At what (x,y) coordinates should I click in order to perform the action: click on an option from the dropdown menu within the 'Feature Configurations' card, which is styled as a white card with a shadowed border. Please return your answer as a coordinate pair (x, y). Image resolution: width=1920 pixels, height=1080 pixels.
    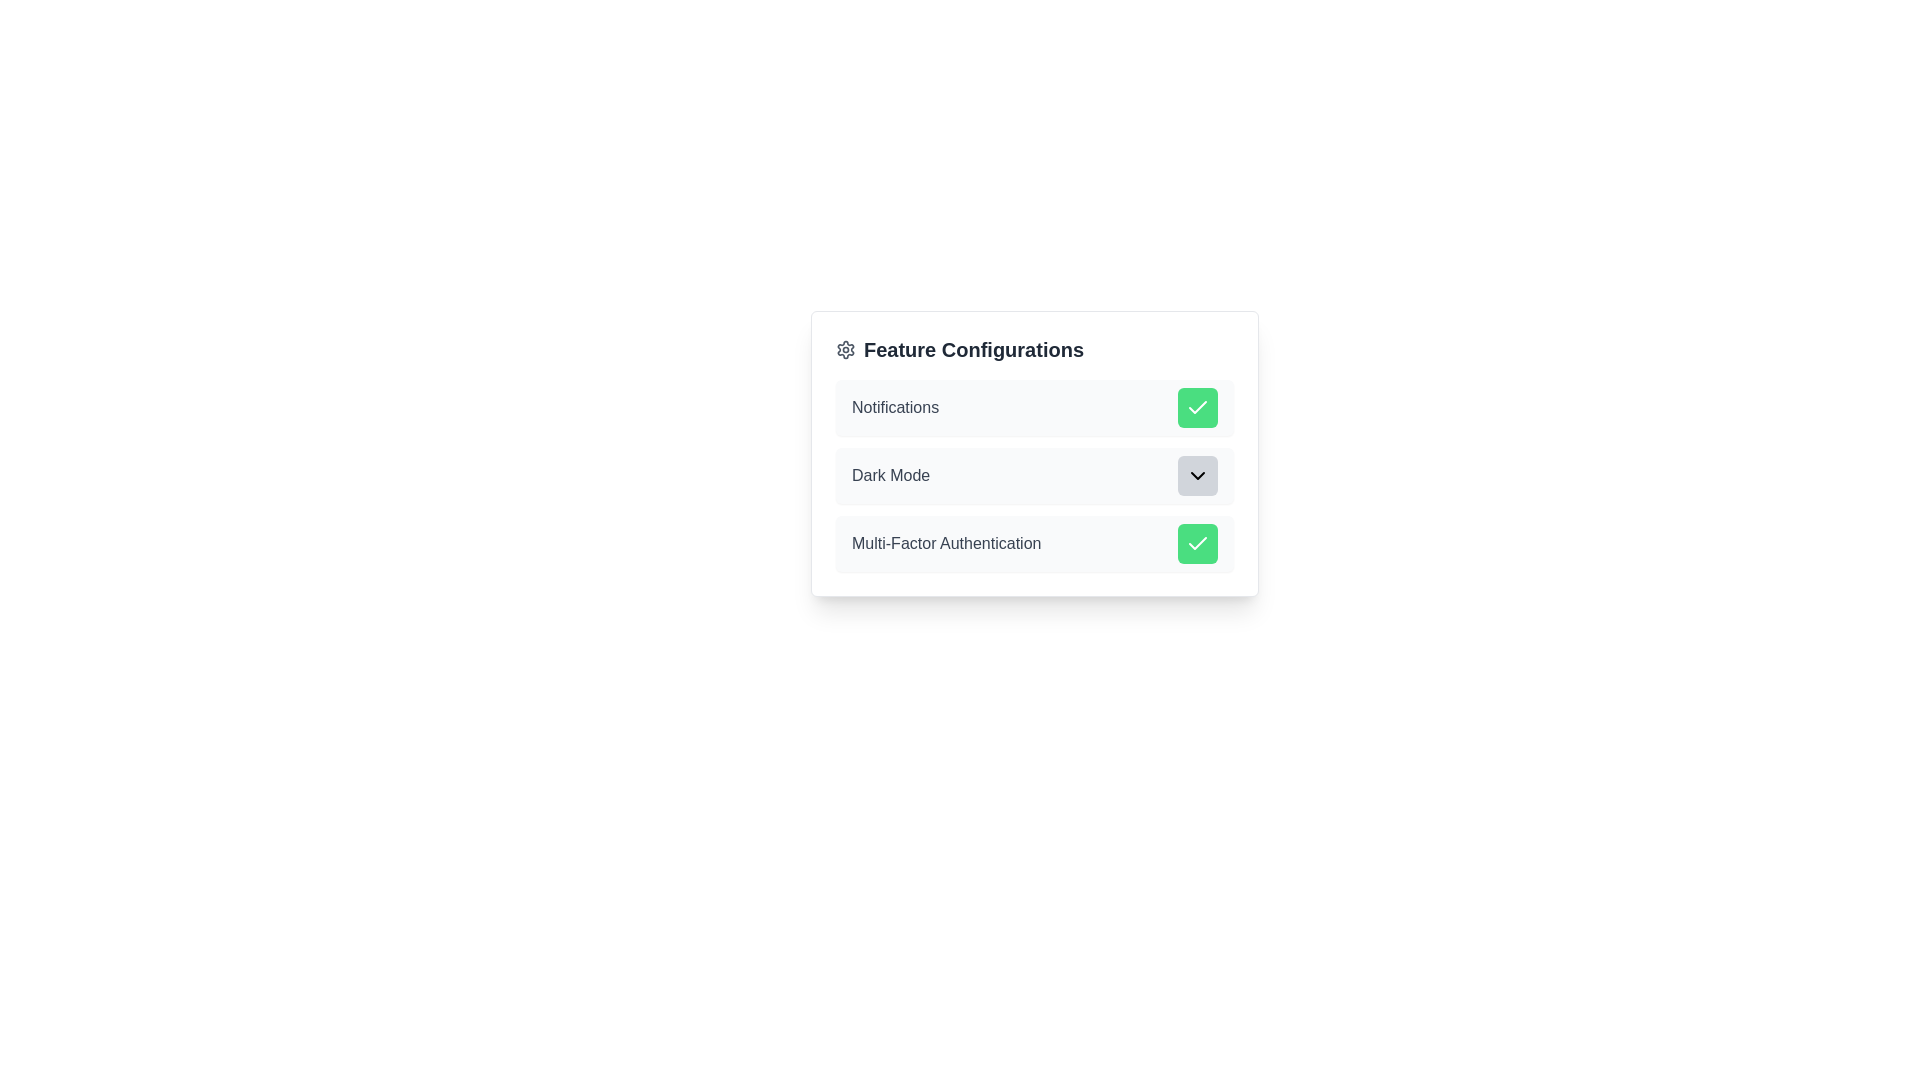
    Looking at the image, I should click on (1035, 454).